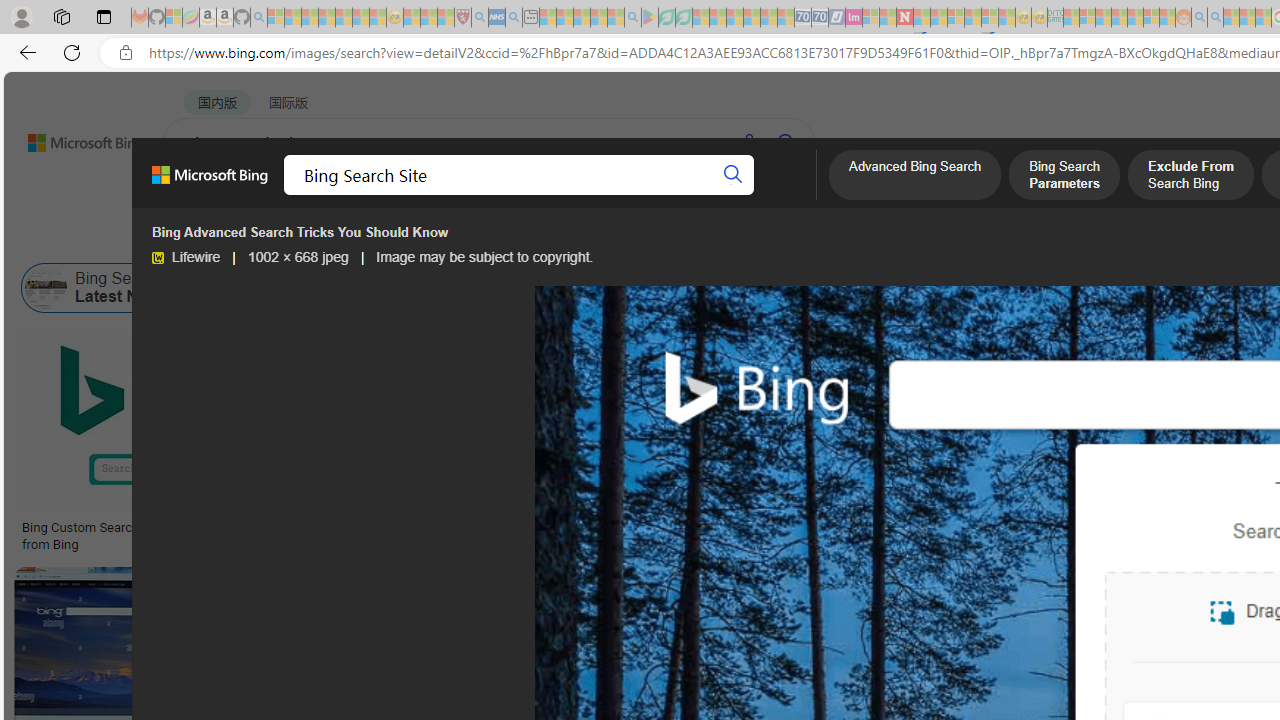 This screenshot has height=720, width=1280. I want to click on 'Exclude From Search Bing', so click(1190, 176).